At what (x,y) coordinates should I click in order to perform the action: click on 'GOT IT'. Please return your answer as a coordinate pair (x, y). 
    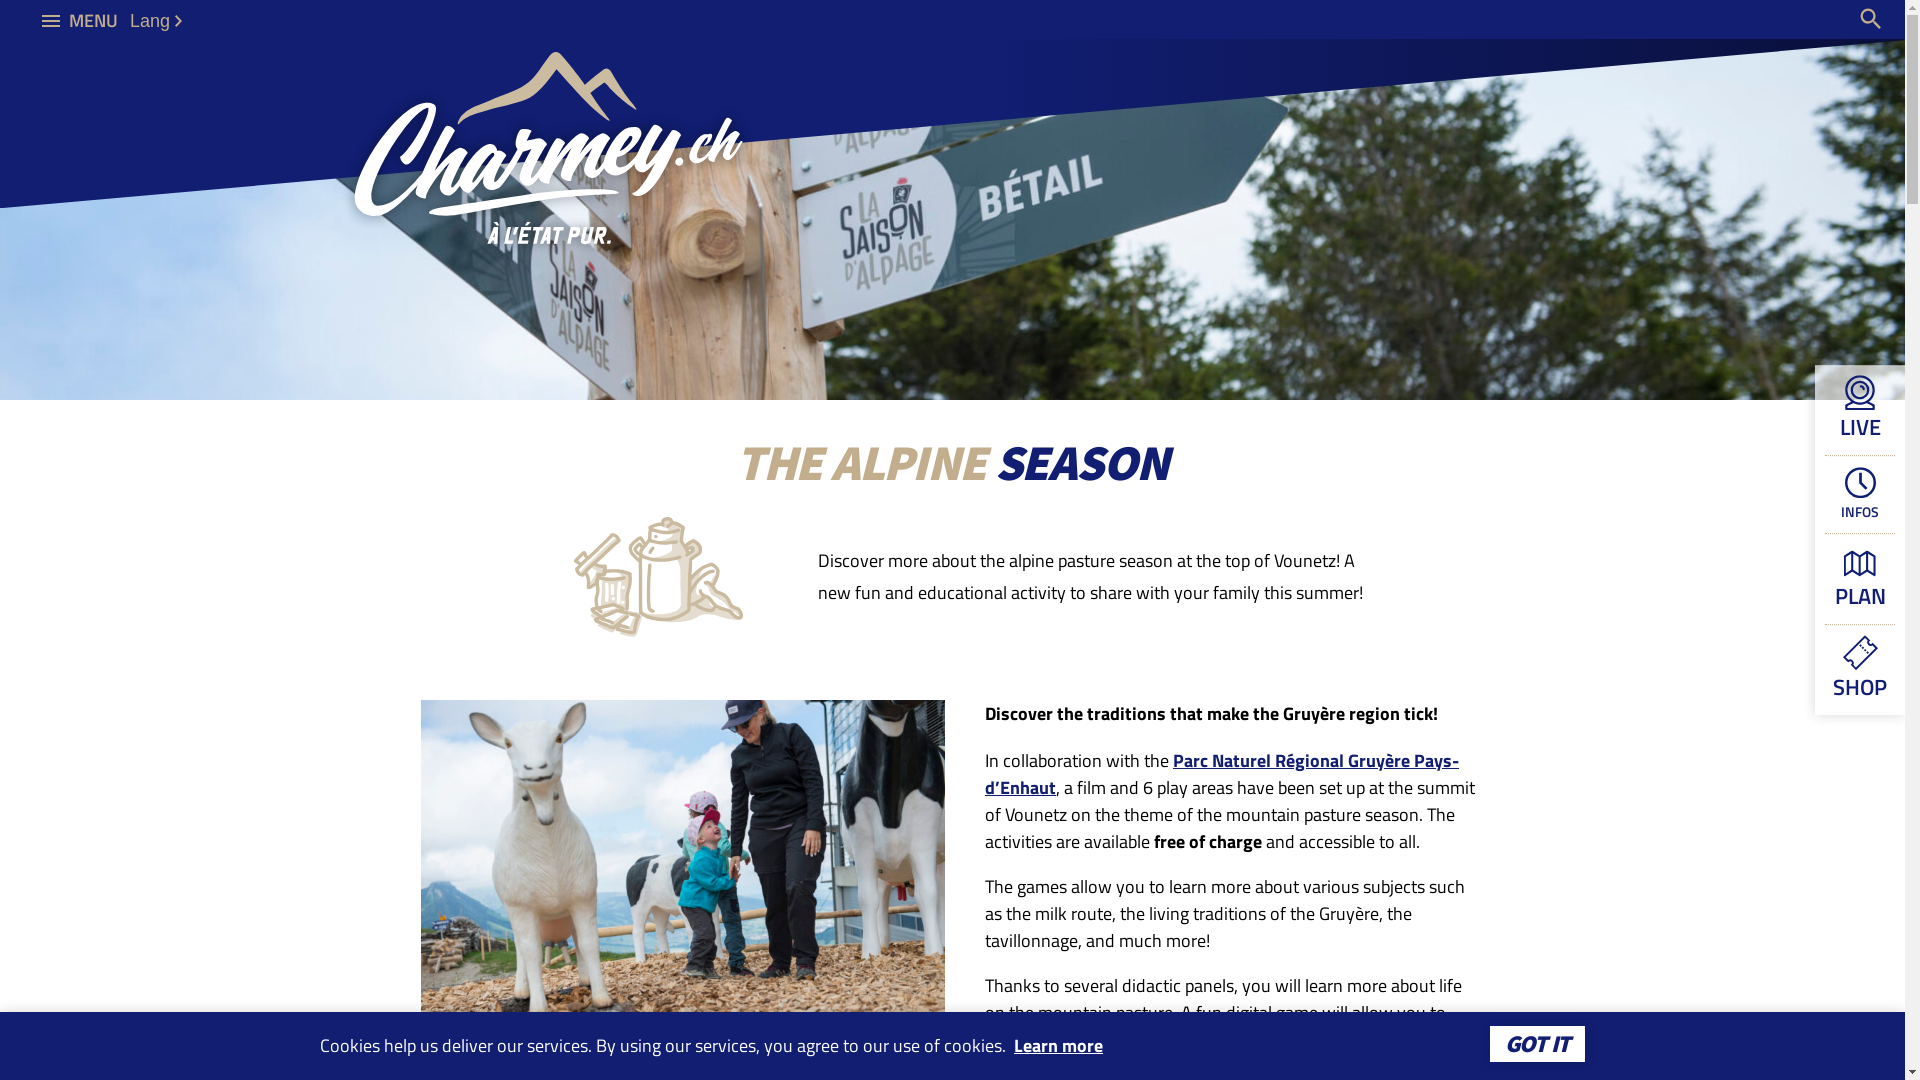
    Looking at the image, I should click on (1536, 1043).